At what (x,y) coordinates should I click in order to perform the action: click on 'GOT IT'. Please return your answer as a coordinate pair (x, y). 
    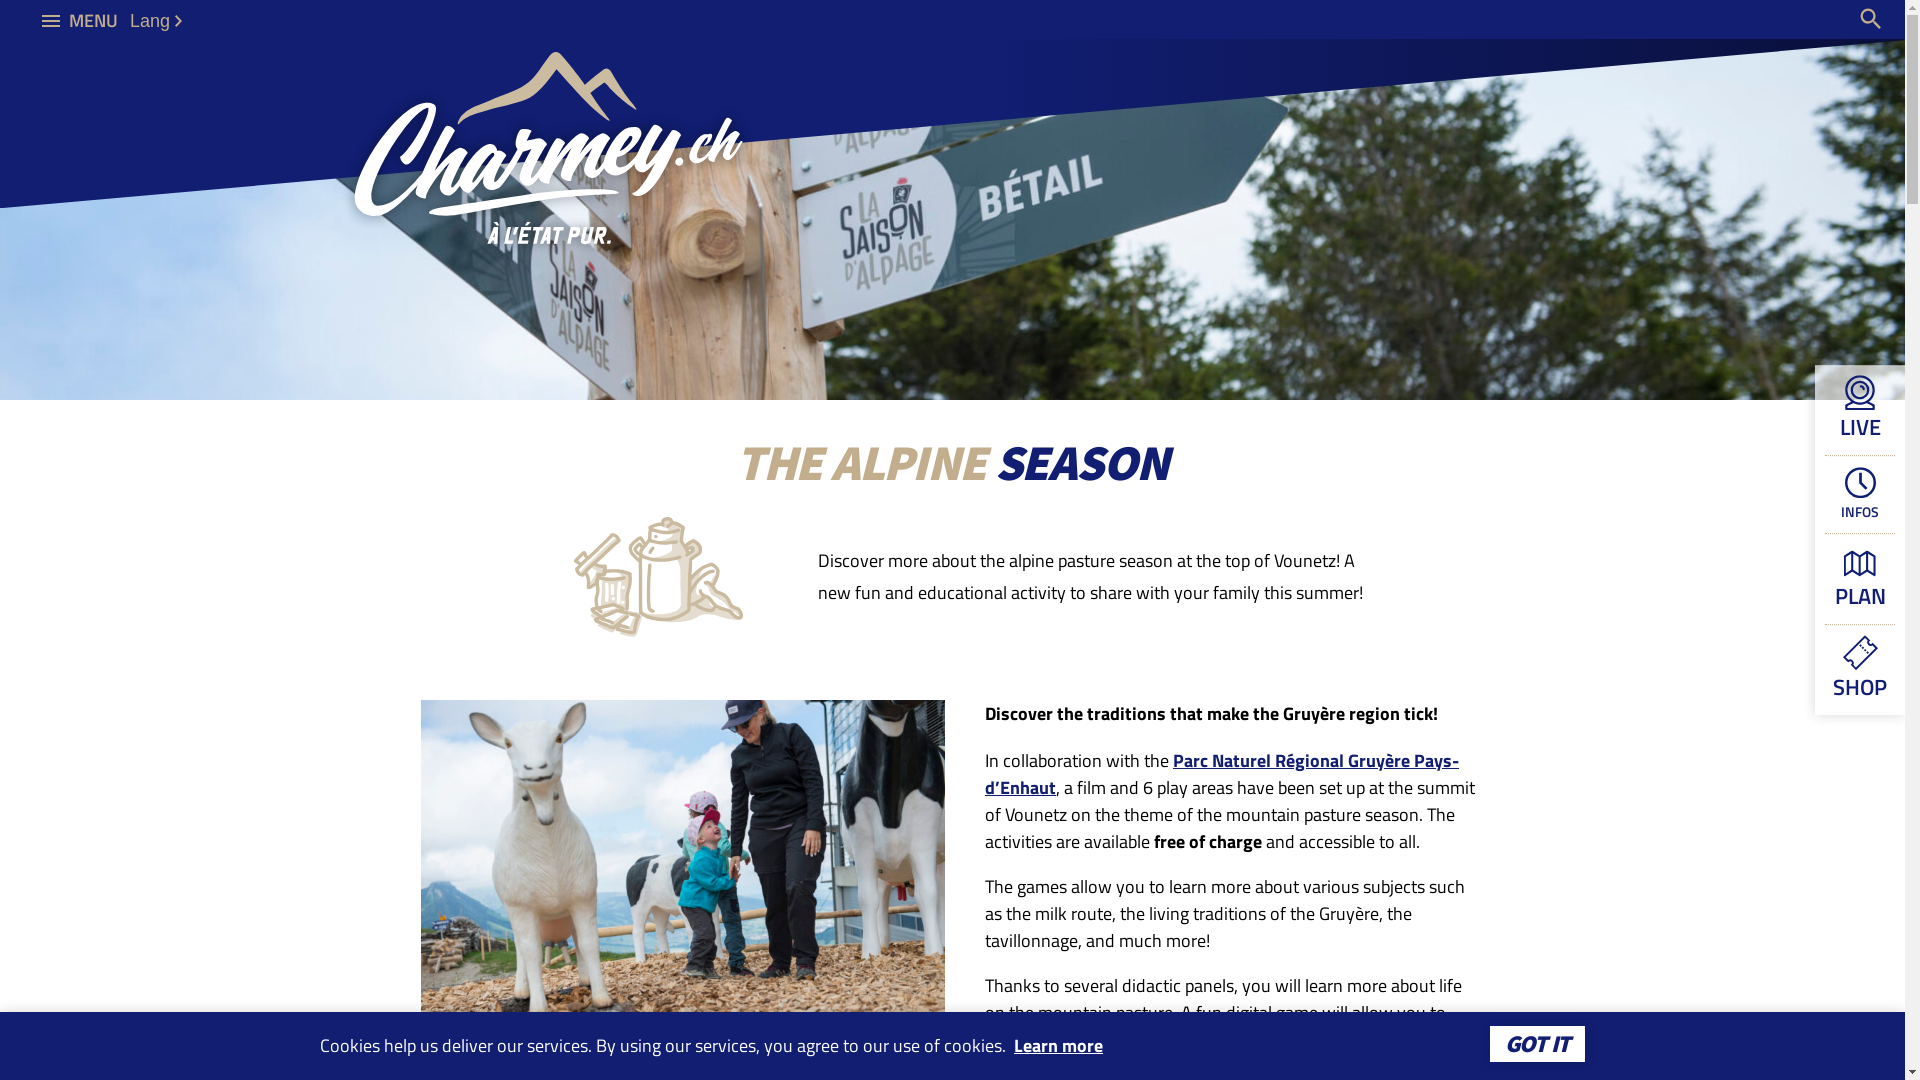
    Looking at the image, I should click on (1536, 1043).